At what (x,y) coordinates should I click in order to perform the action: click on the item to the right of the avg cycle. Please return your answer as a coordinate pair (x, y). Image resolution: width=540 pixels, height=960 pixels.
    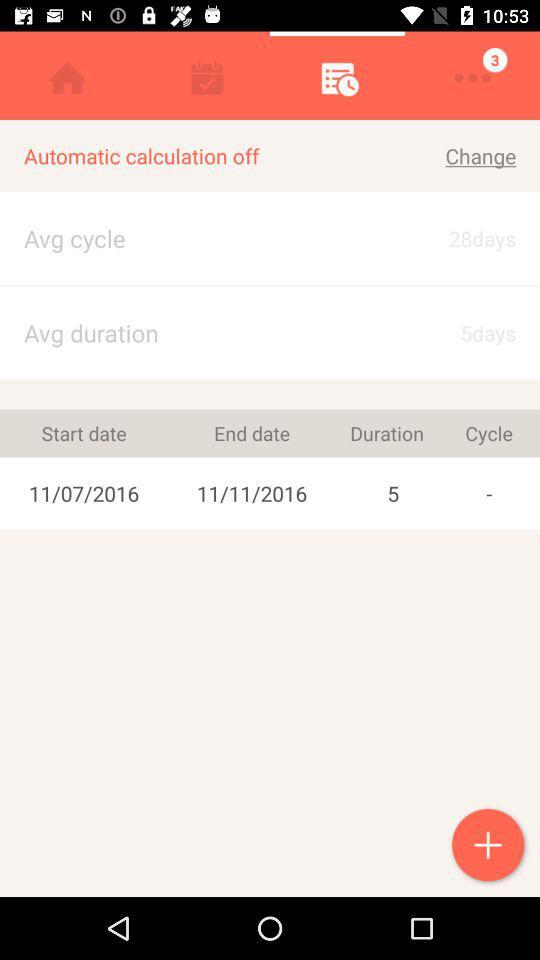
    Looking at the image, I should click on (463, 333).